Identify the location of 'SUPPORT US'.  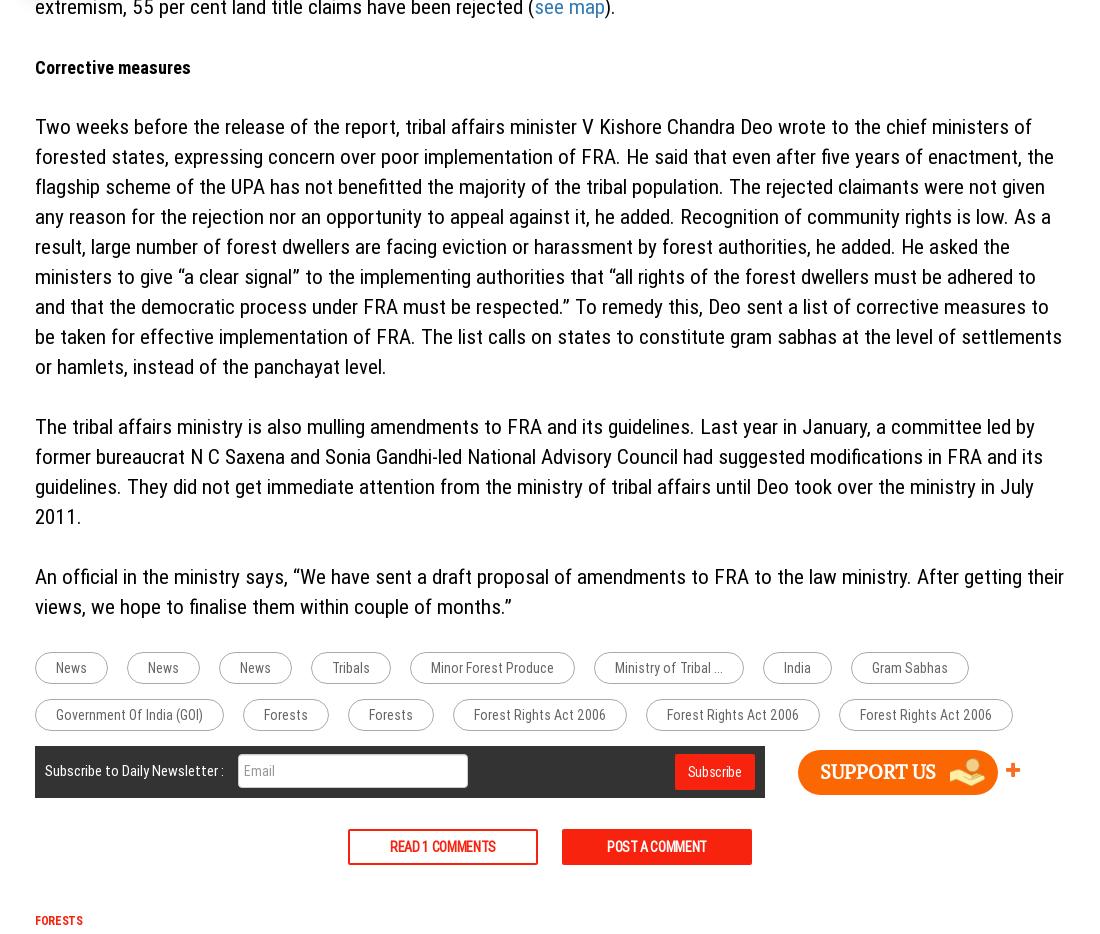
(876, 770).